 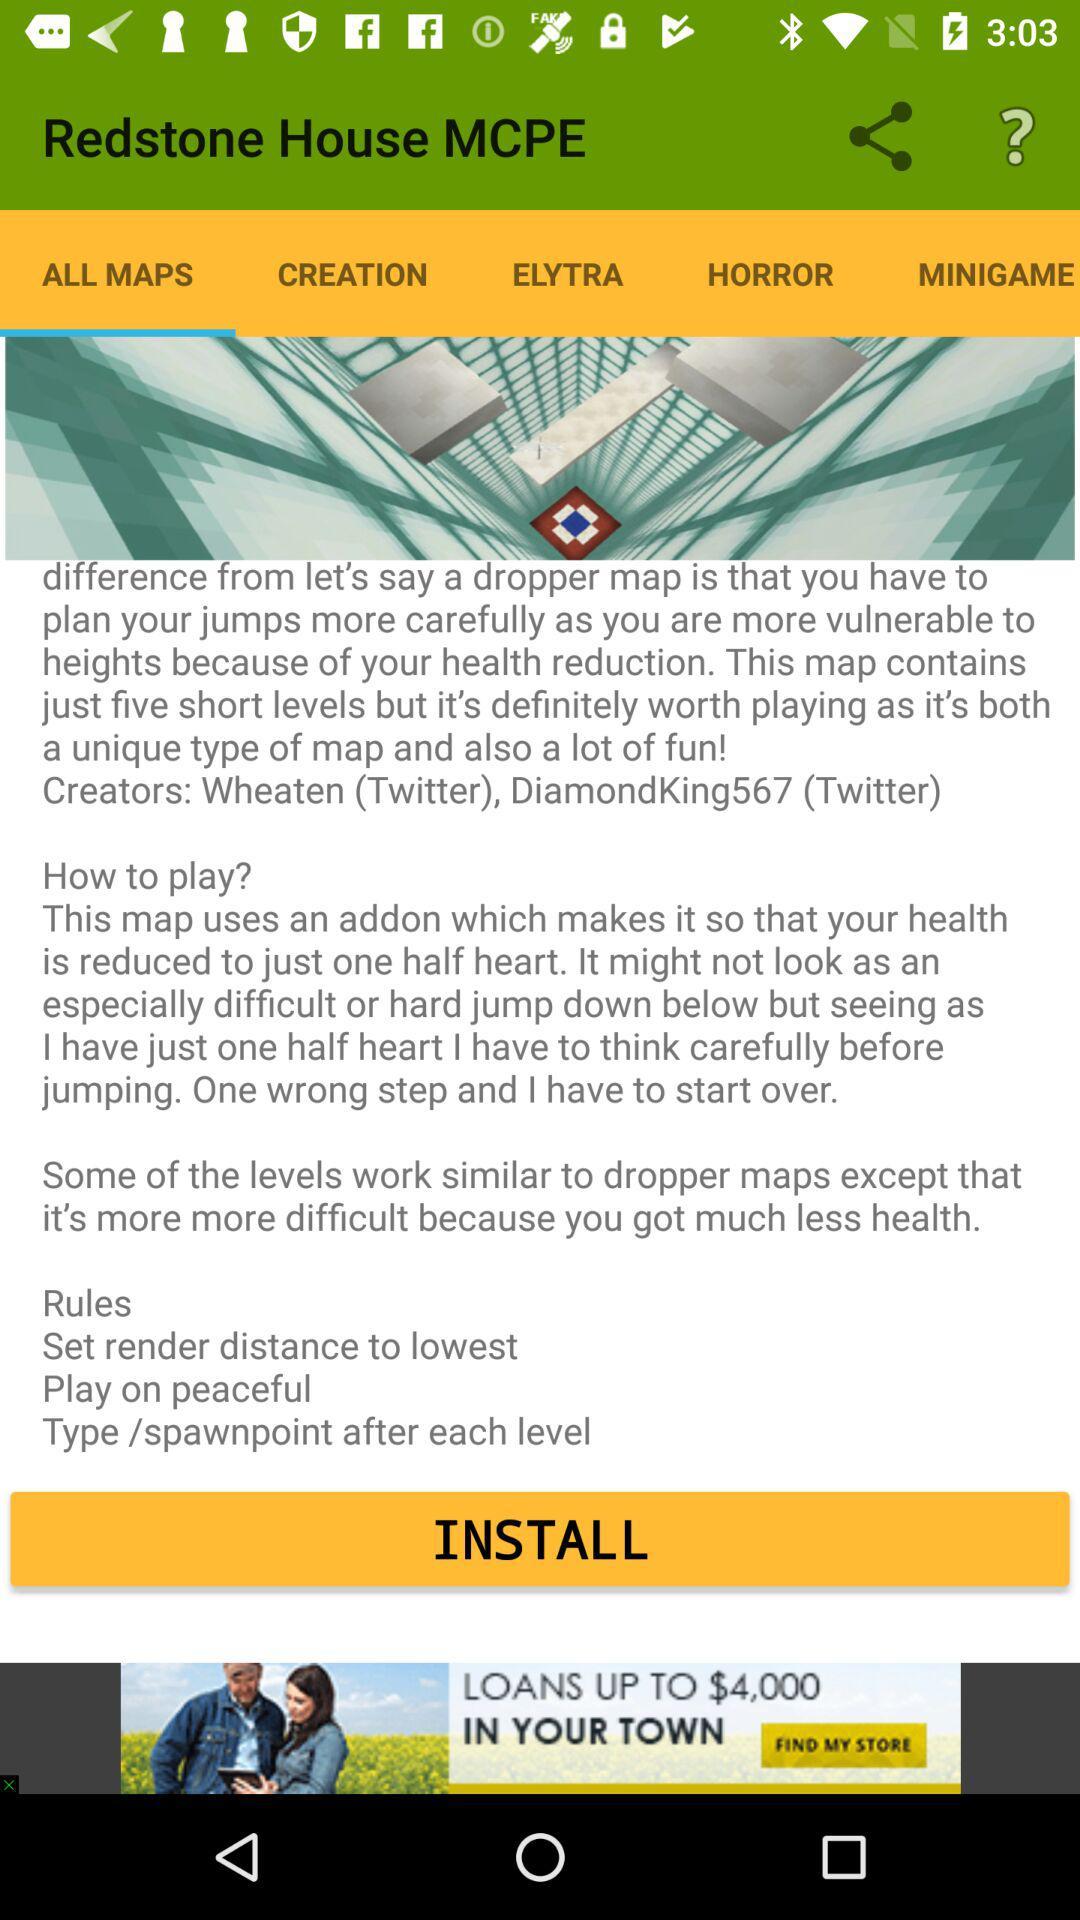 What do you see at coordinates (117, 272) in the screenshot?
I see `the item below redstone house mcpe icon` at bounding box center [117, 272].